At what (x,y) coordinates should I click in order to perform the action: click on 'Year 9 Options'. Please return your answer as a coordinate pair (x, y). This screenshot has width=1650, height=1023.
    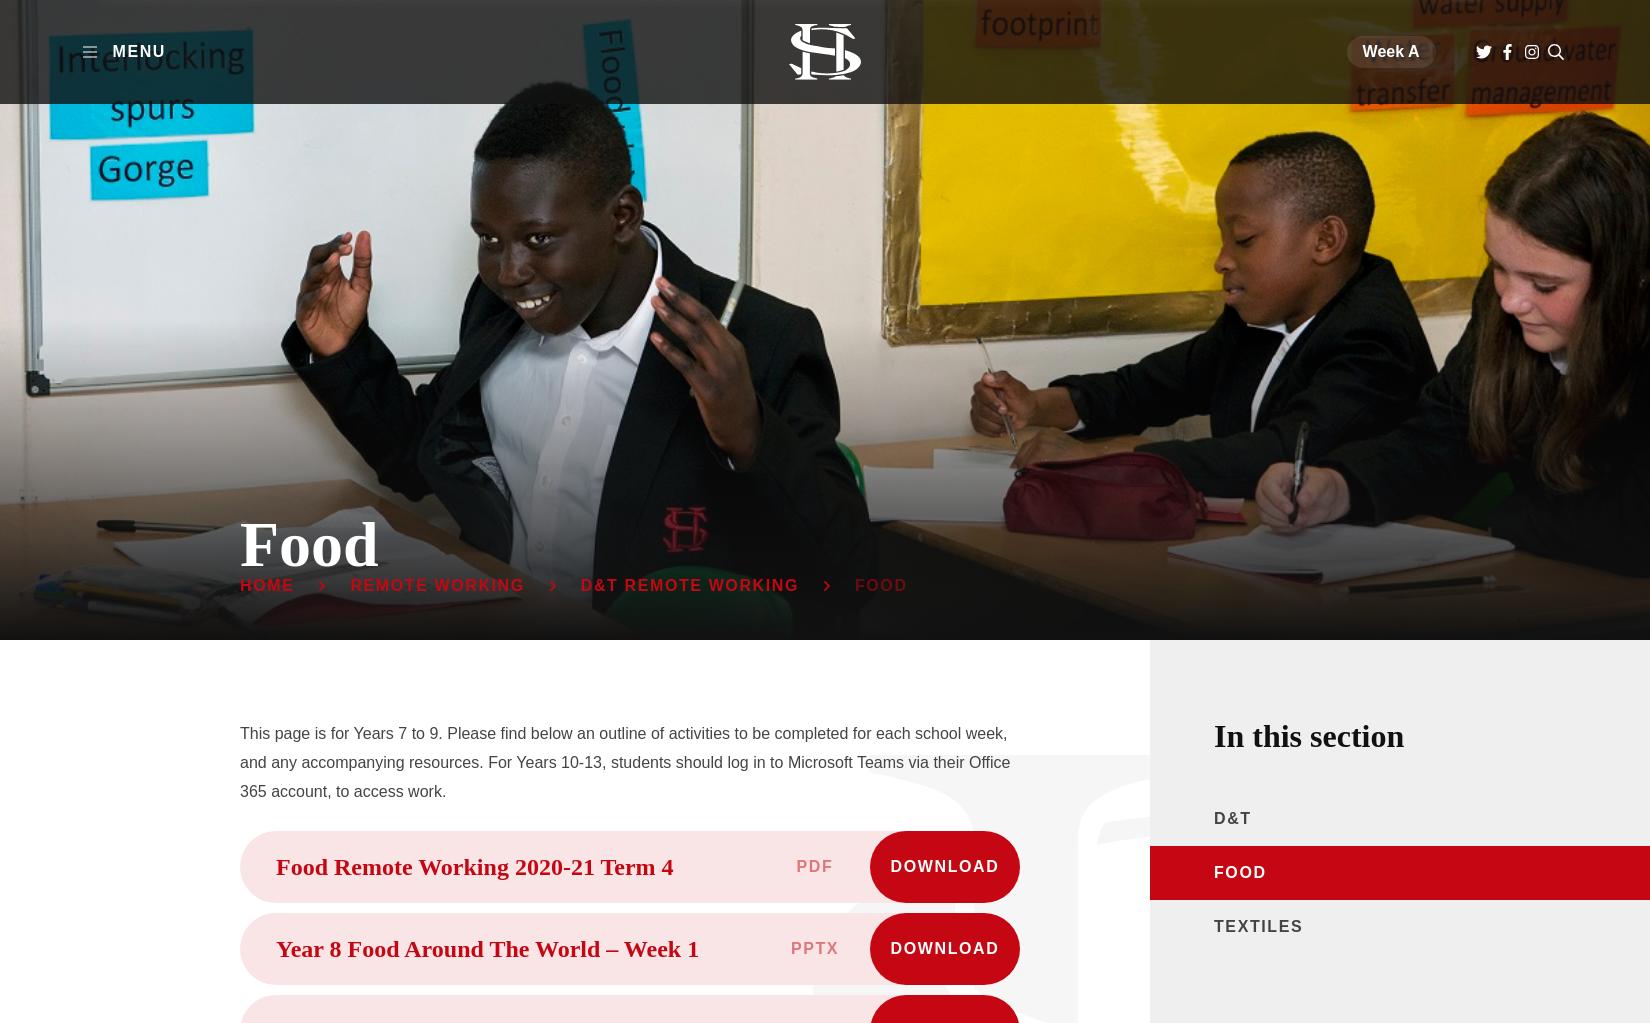
    Looking at the image, I should click on (803, 411).